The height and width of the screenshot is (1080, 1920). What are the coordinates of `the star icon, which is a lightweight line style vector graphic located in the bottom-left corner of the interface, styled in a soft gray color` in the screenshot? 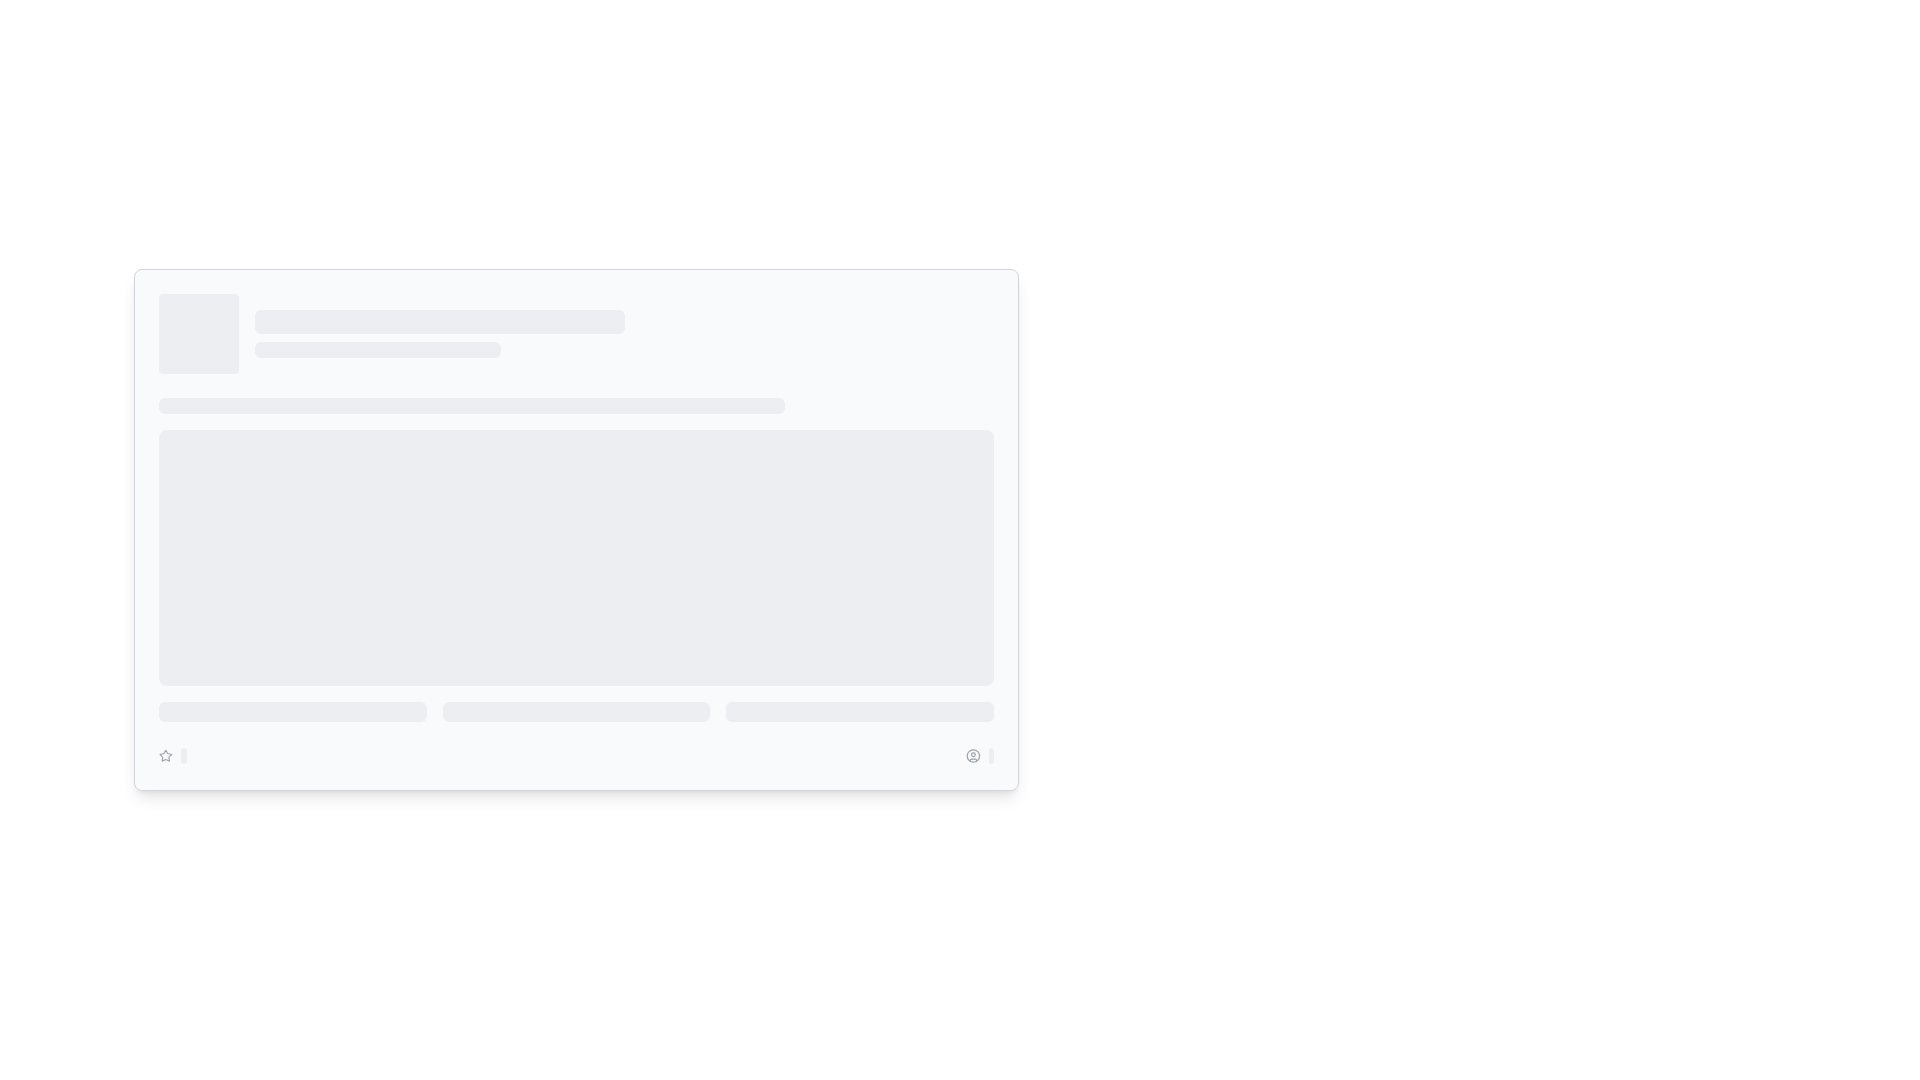 It's located at (165, 755).